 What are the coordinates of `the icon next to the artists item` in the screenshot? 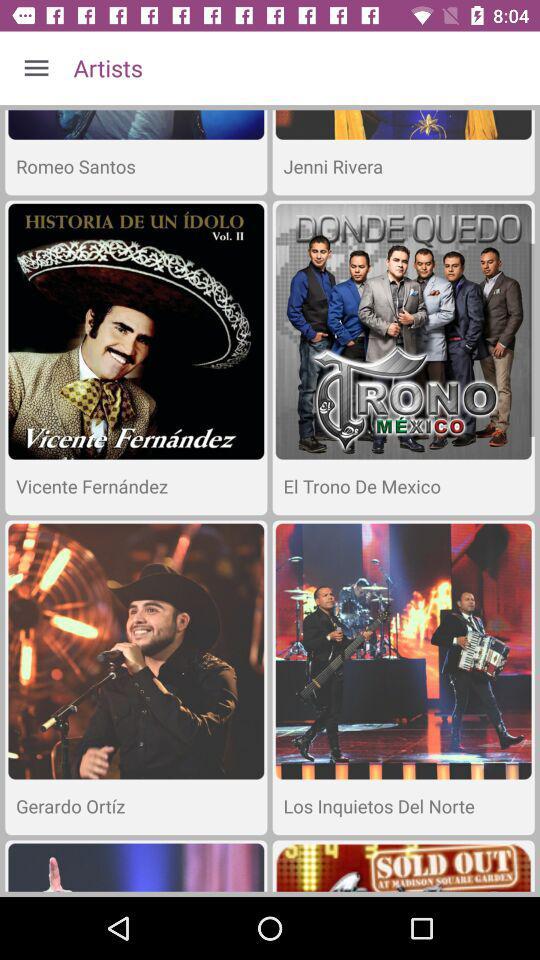 It's located at (36, 68).